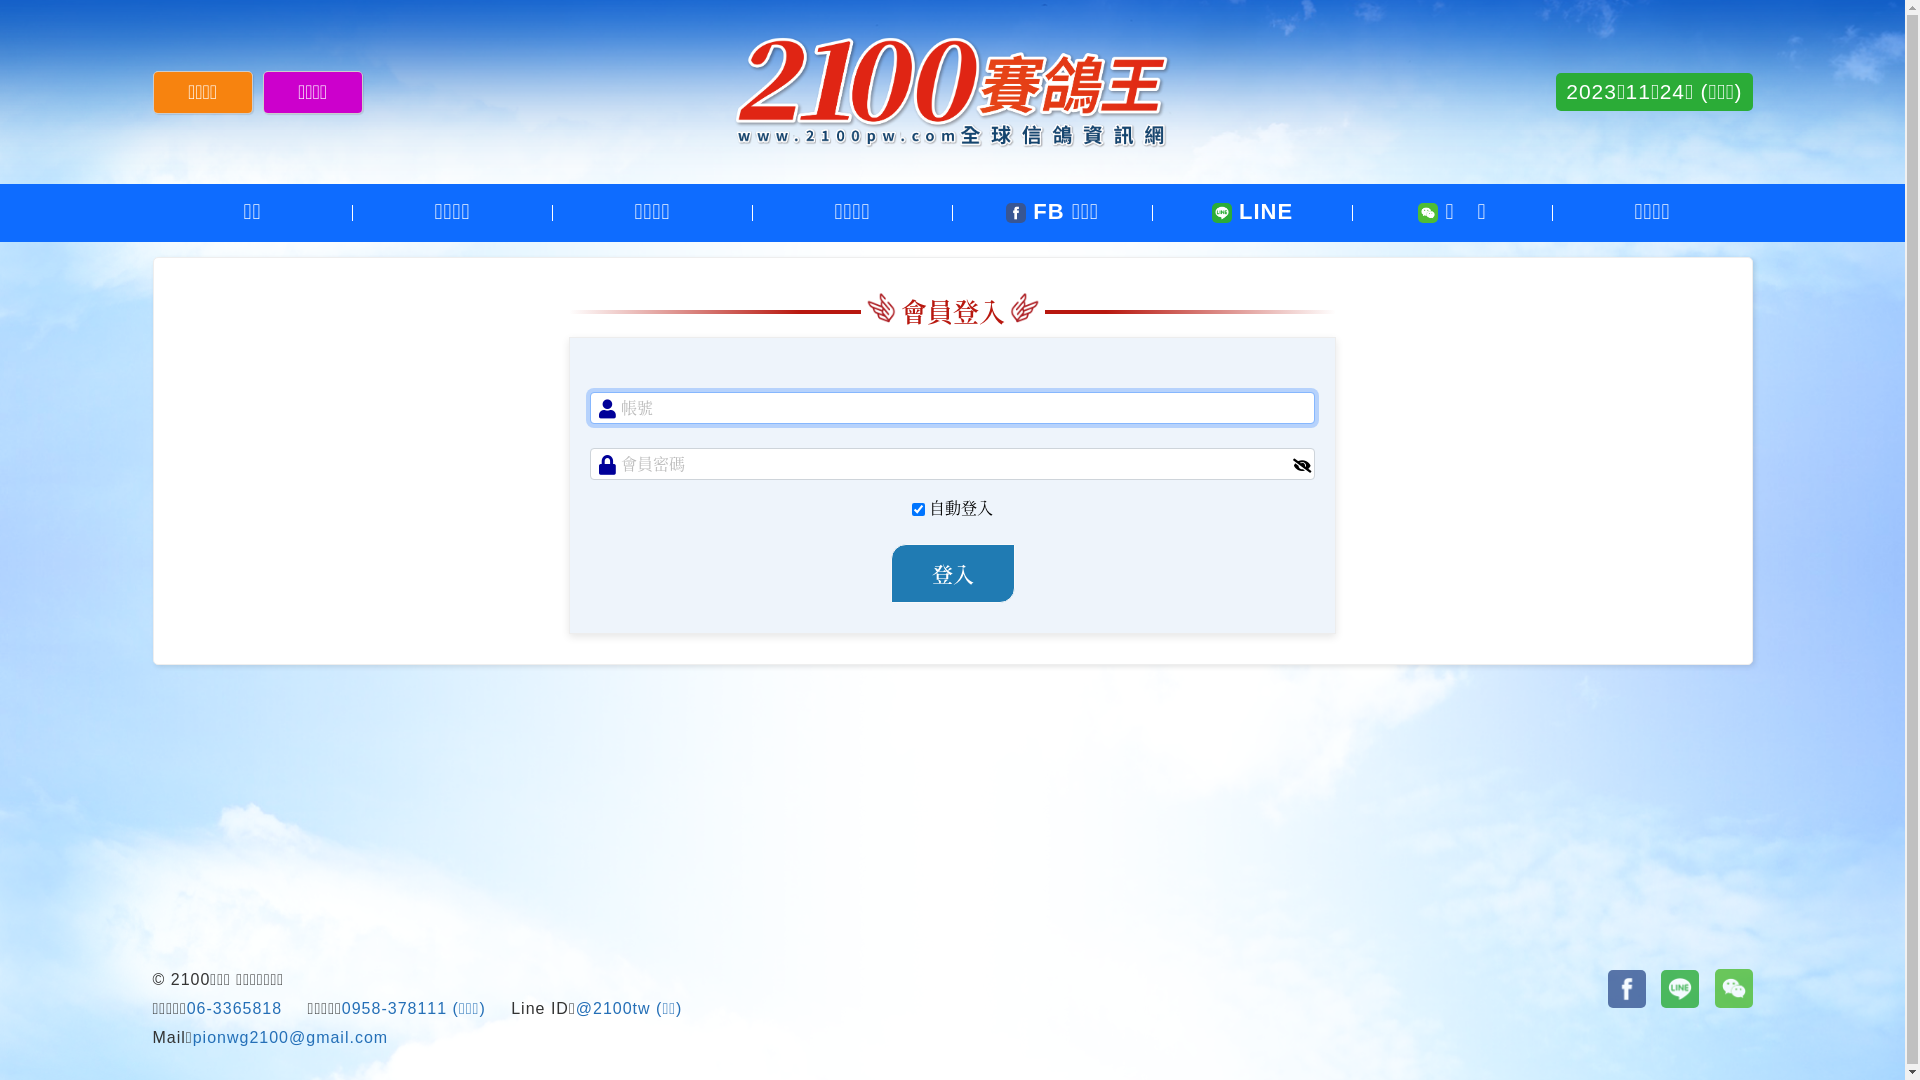 The image size is (1920, 1080). What do you see at coordinates (1156, 212) in the screenshot?
I see `'LINE'` at bounding box center [1156, 212].